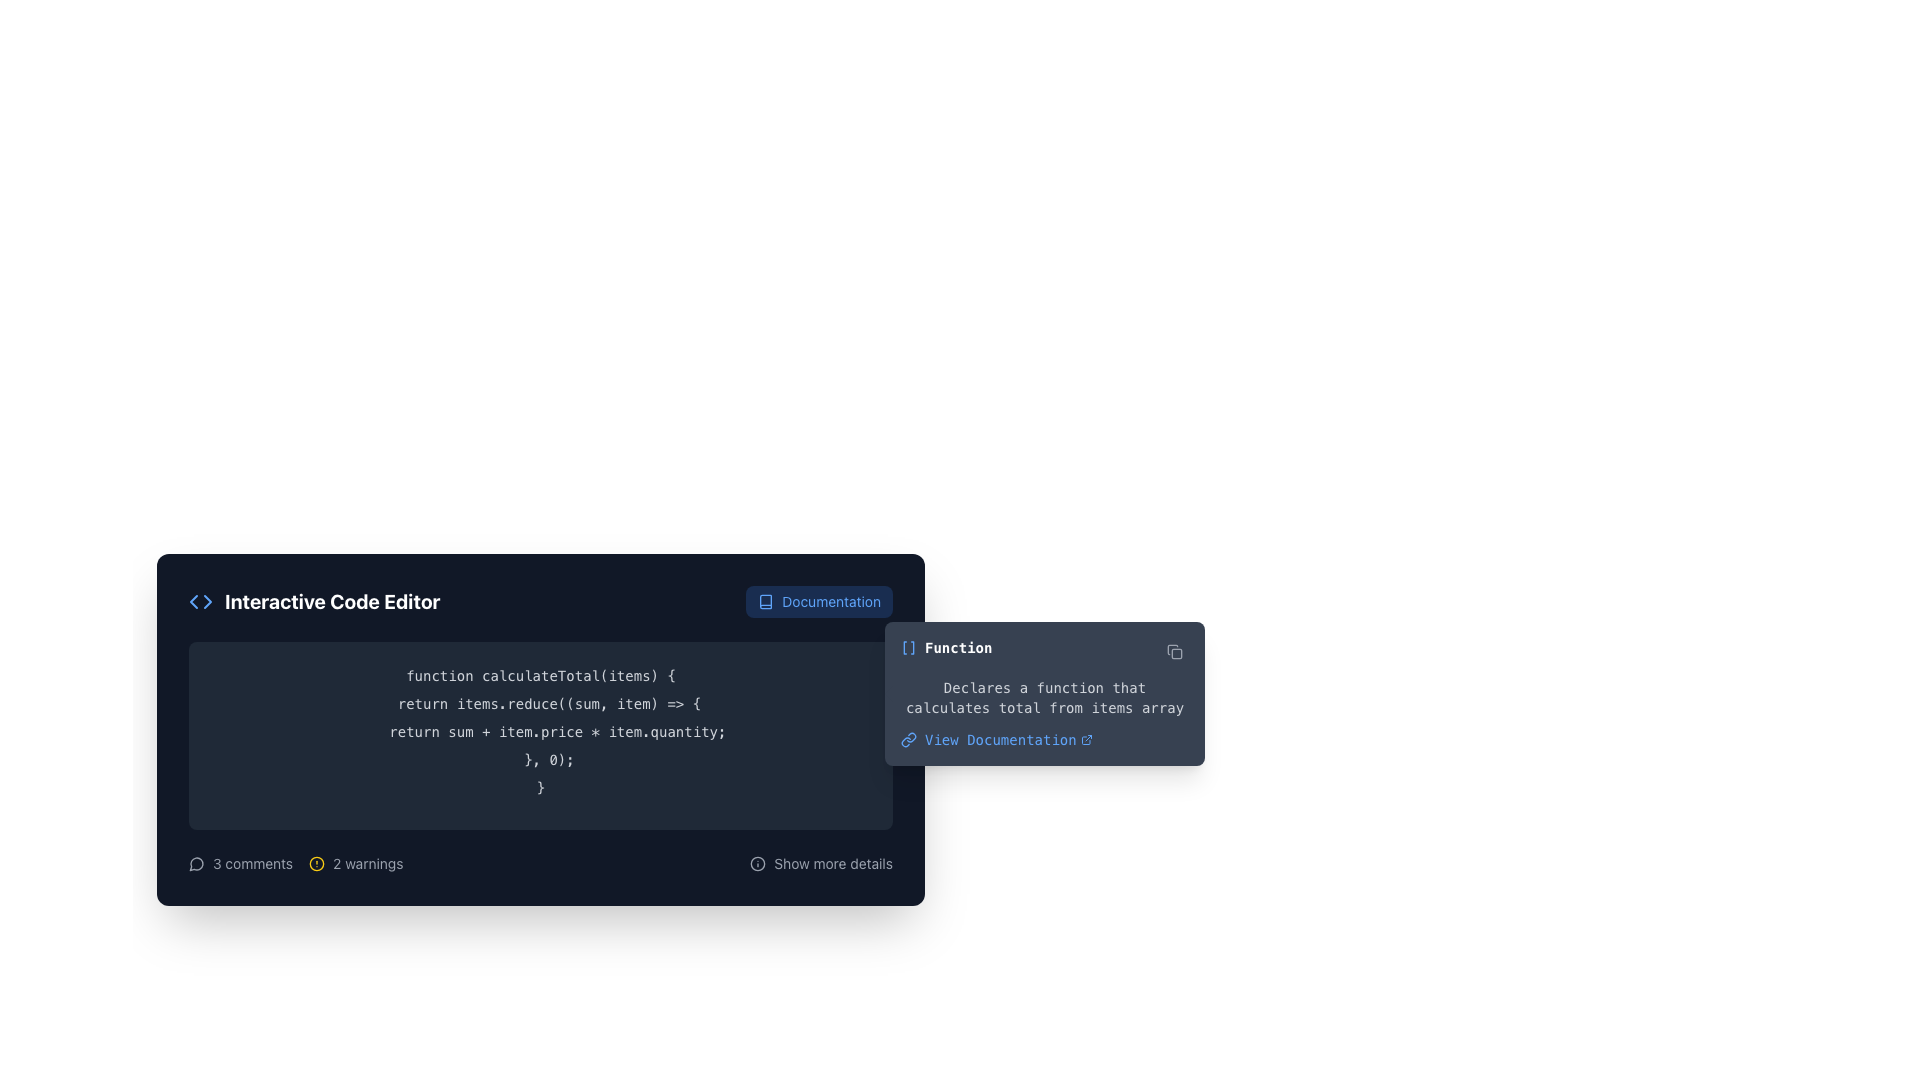  I want to click on the area of the minimalistic rounded square graphical icon component that resembles a 'Copy' icon, which is part of an interactive larger element, so click(1176, 654).